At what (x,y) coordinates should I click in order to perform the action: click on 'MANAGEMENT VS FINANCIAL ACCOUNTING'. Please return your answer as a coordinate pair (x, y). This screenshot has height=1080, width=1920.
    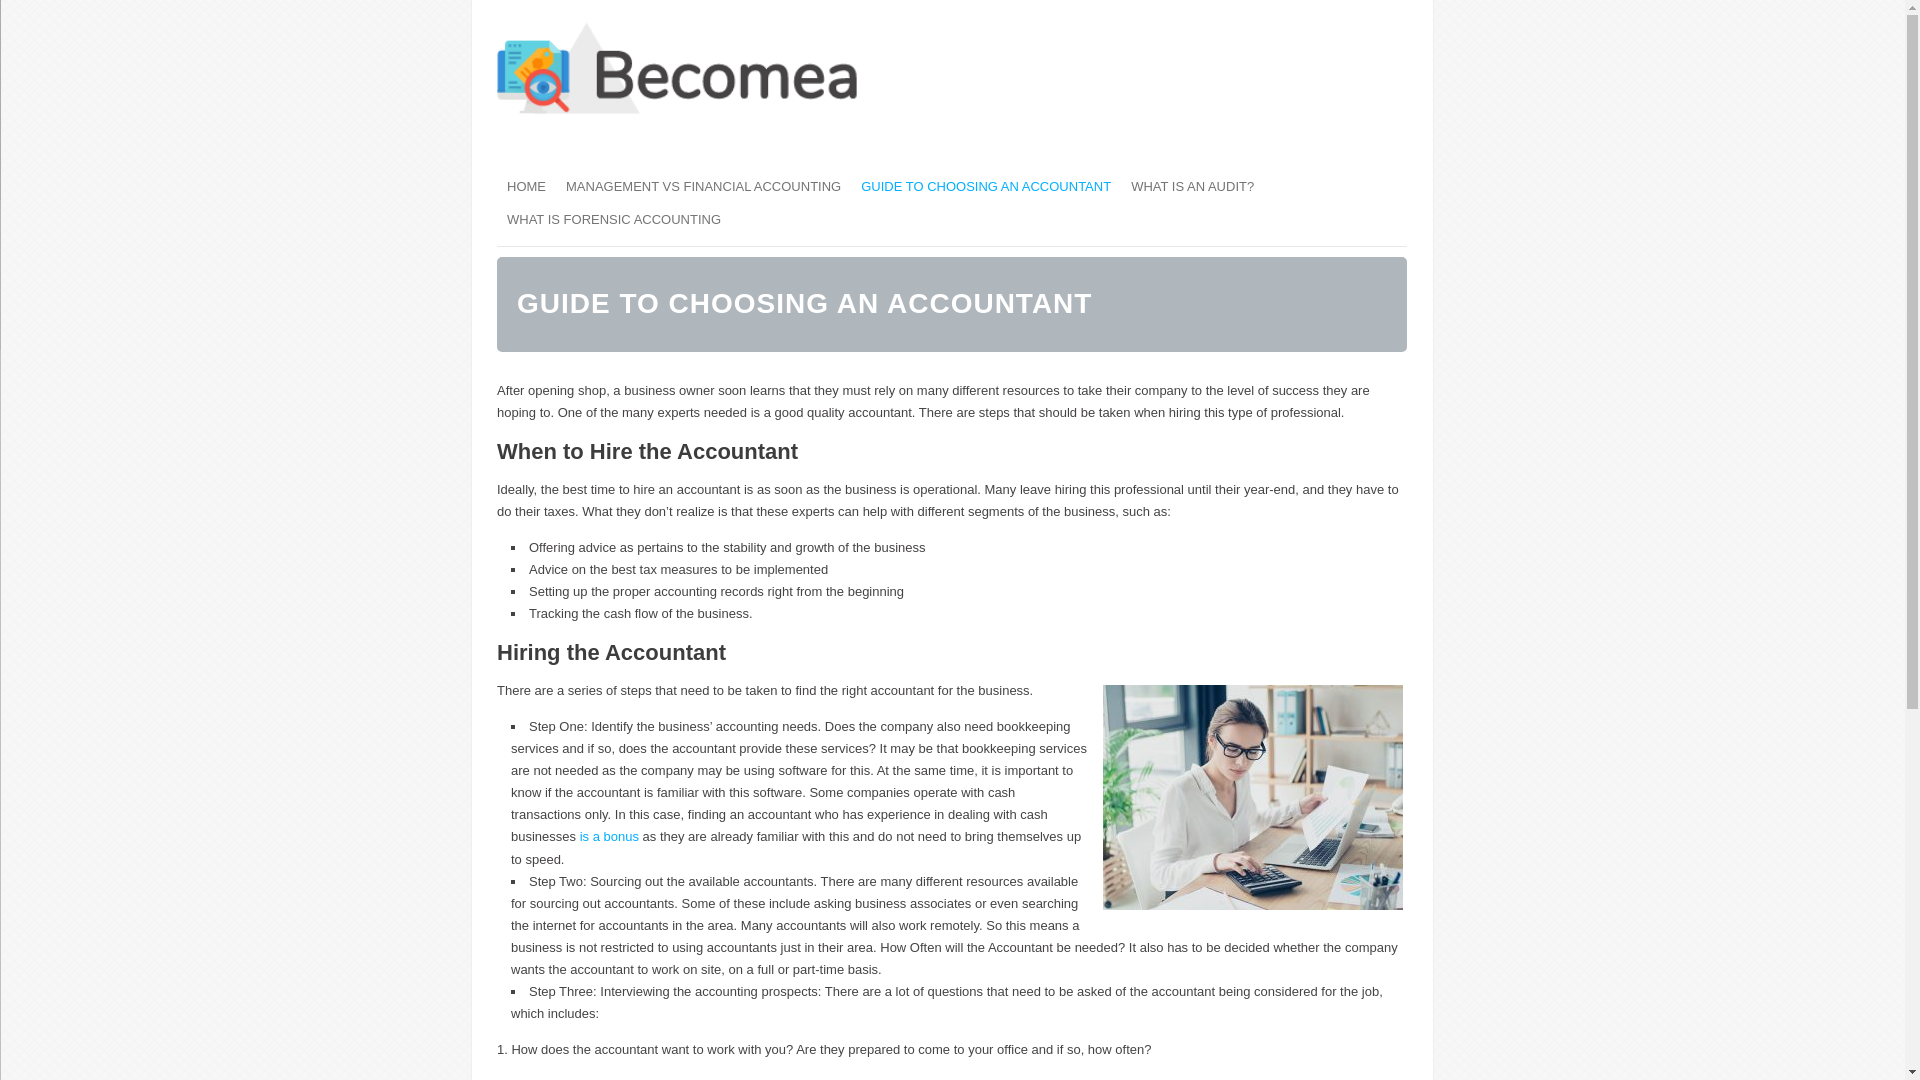
    Looking at the image, I should click on (703, 186).